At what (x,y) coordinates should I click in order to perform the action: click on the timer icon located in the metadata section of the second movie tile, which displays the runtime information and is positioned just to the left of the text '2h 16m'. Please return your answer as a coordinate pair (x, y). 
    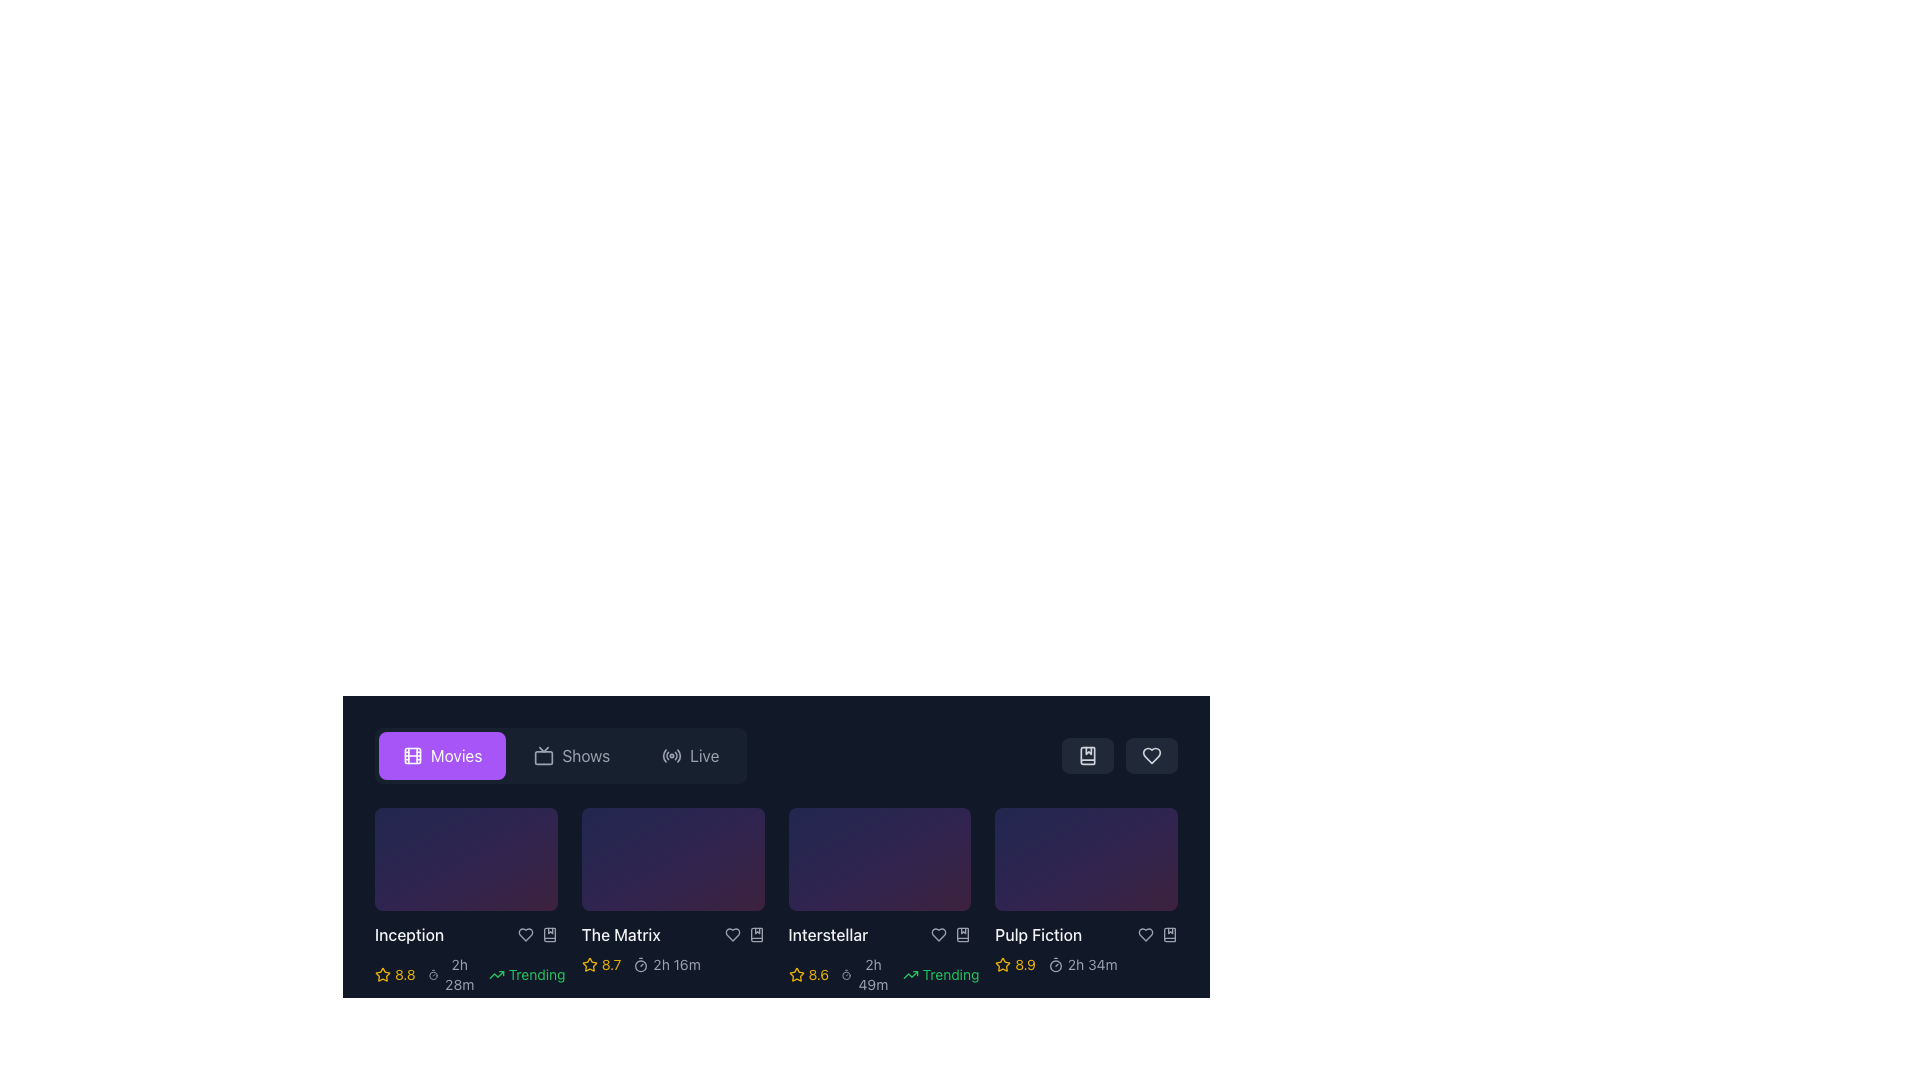
    Looking at the image, I should click on (641, 963).